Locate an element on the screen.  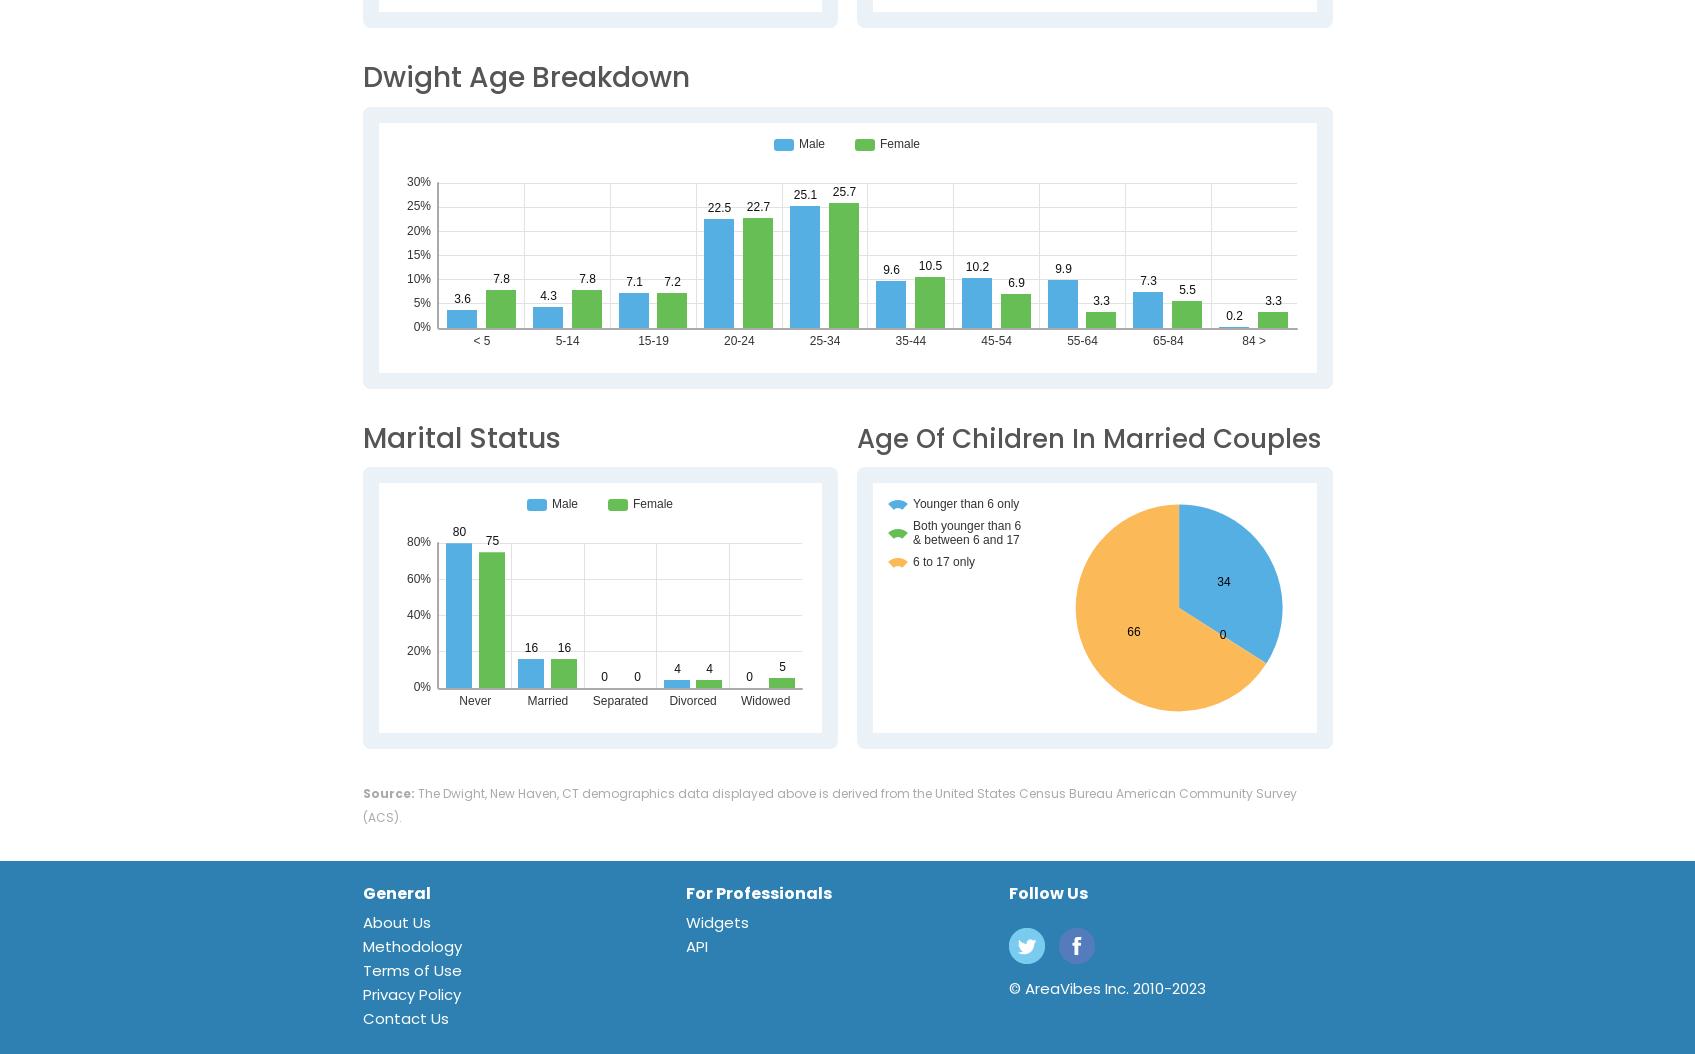
'For Professionals' is located at coordinates (684, 892).